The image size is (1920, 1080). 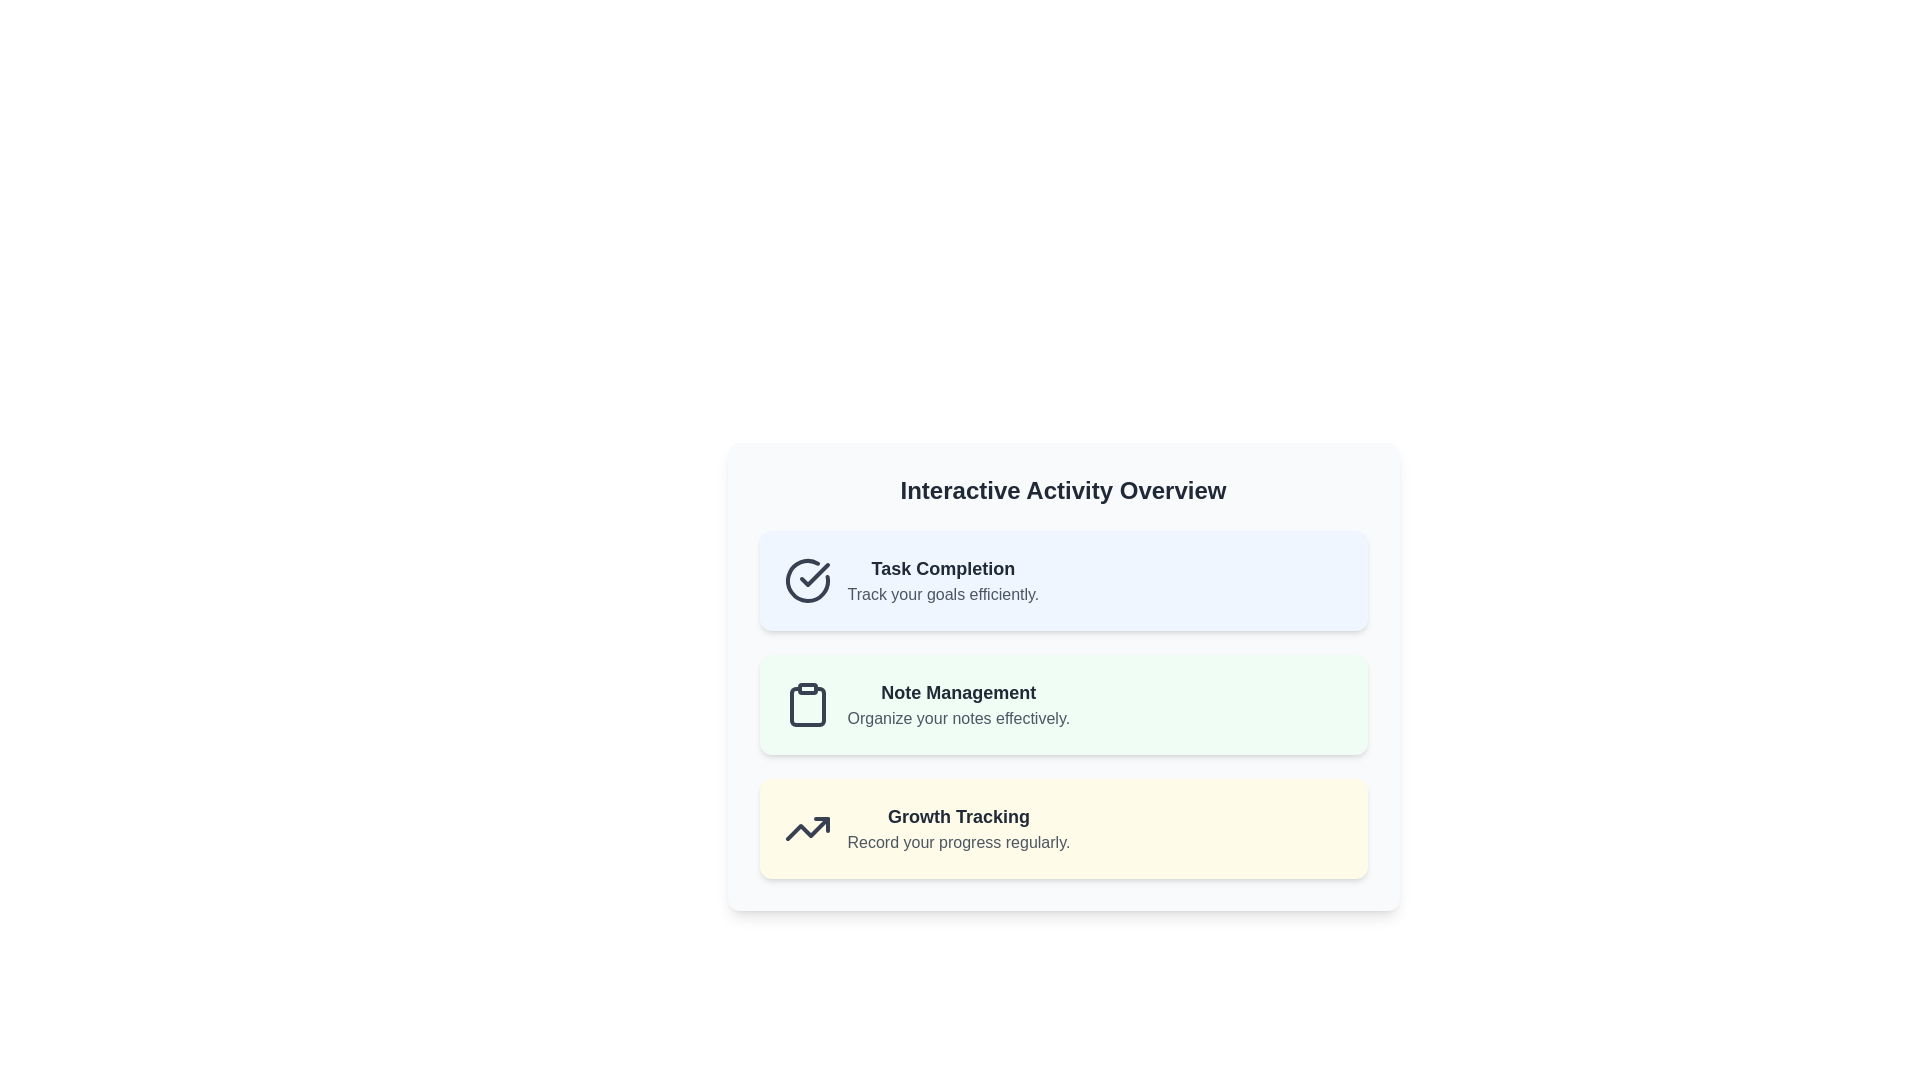 I want to click on the text label reading 'Organize your notes effectively.' which is styled in gray and located below the bolded title 'Note Management.', so click(x=957, y=717).